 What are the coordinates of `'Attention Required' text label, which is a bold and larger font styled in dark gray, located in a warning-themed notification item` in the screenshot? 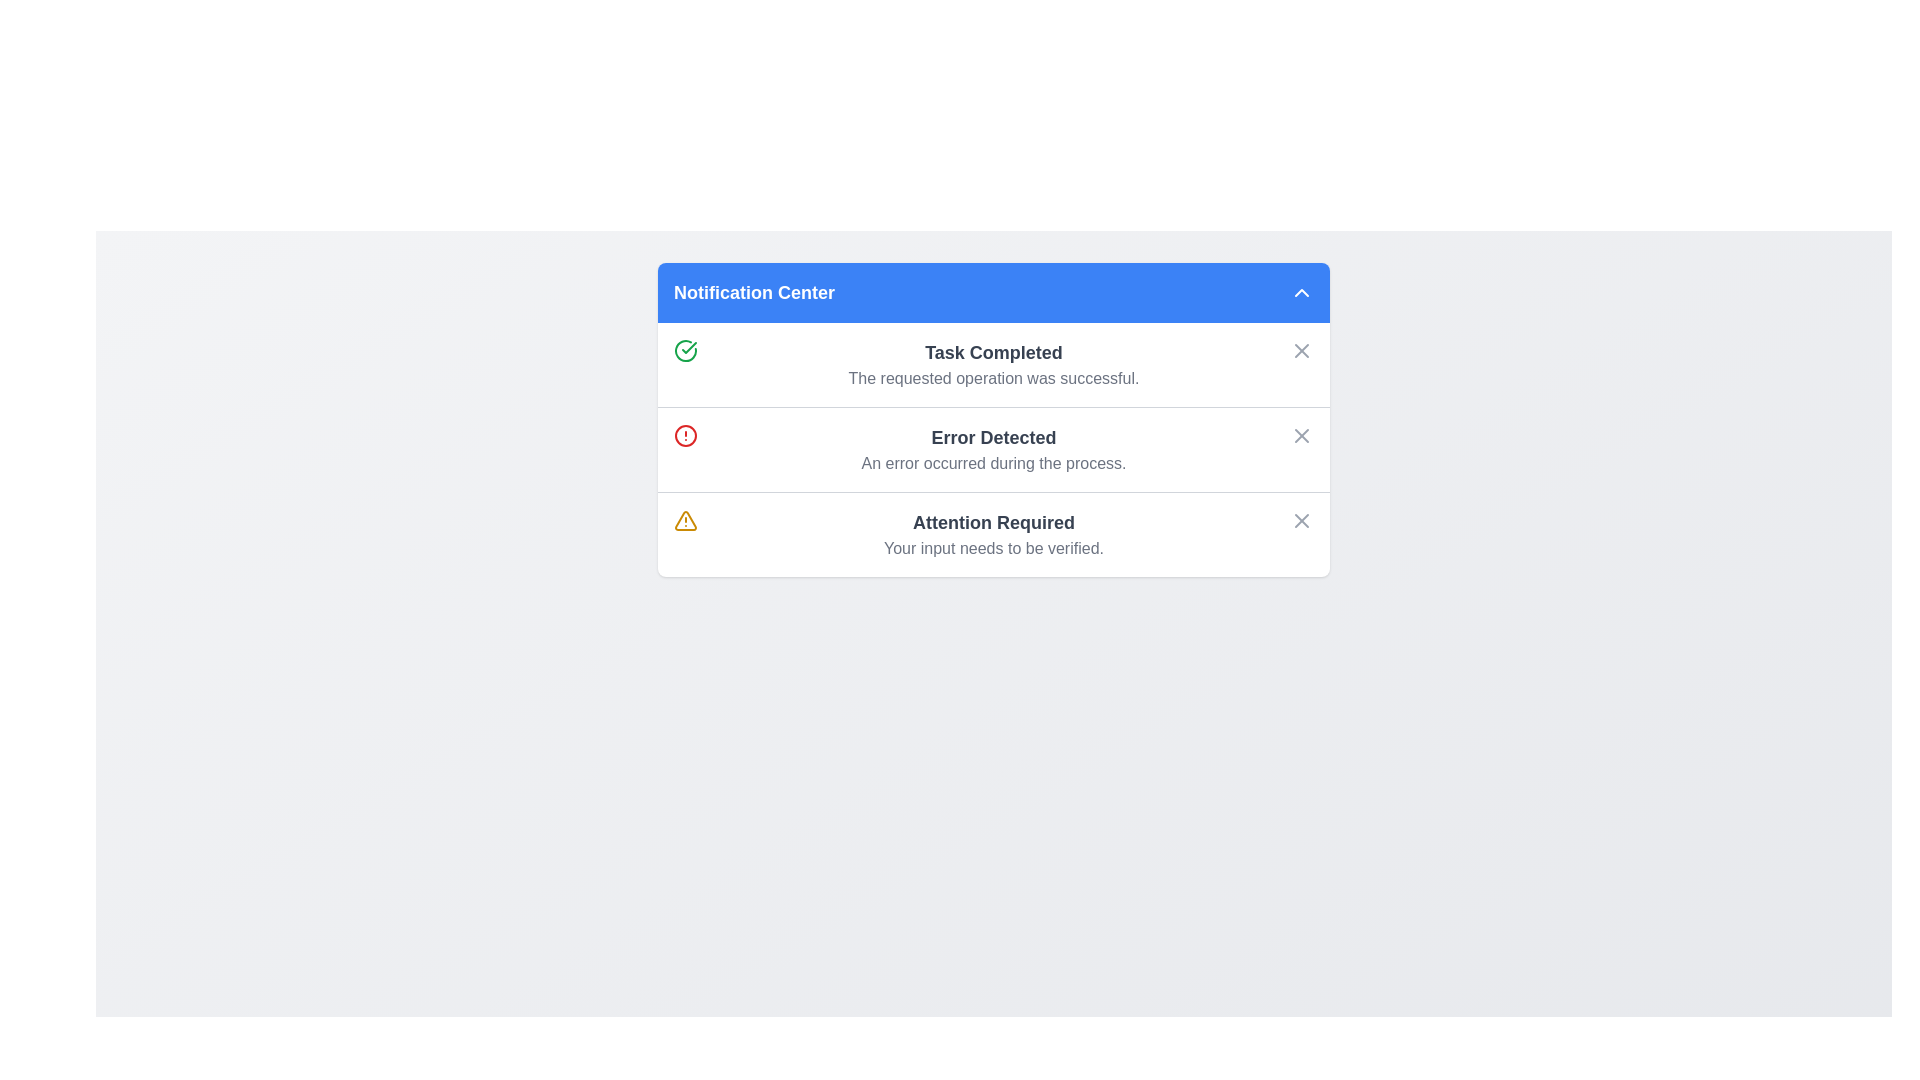 It's located at (993, 522).